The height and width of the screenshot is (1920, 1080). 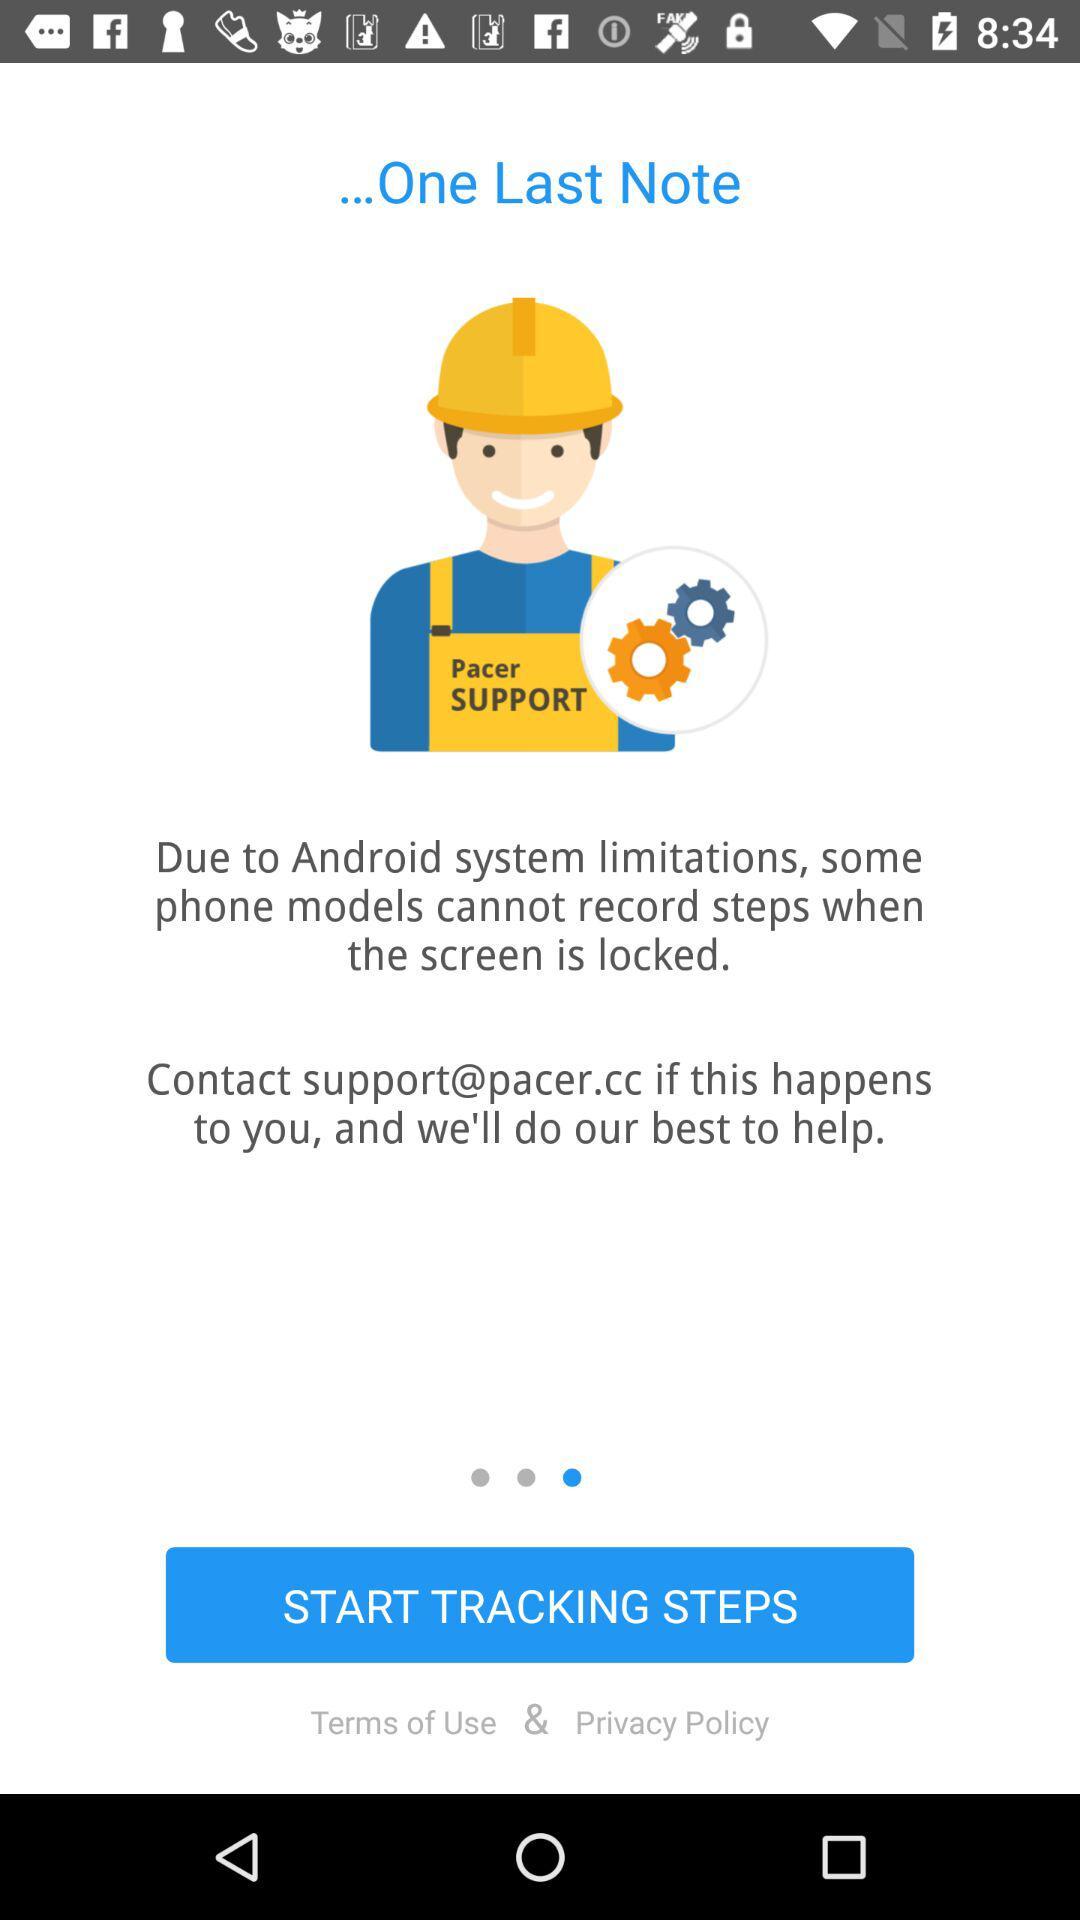 I want to click on item next to & item, so click(x=672, y=1720).